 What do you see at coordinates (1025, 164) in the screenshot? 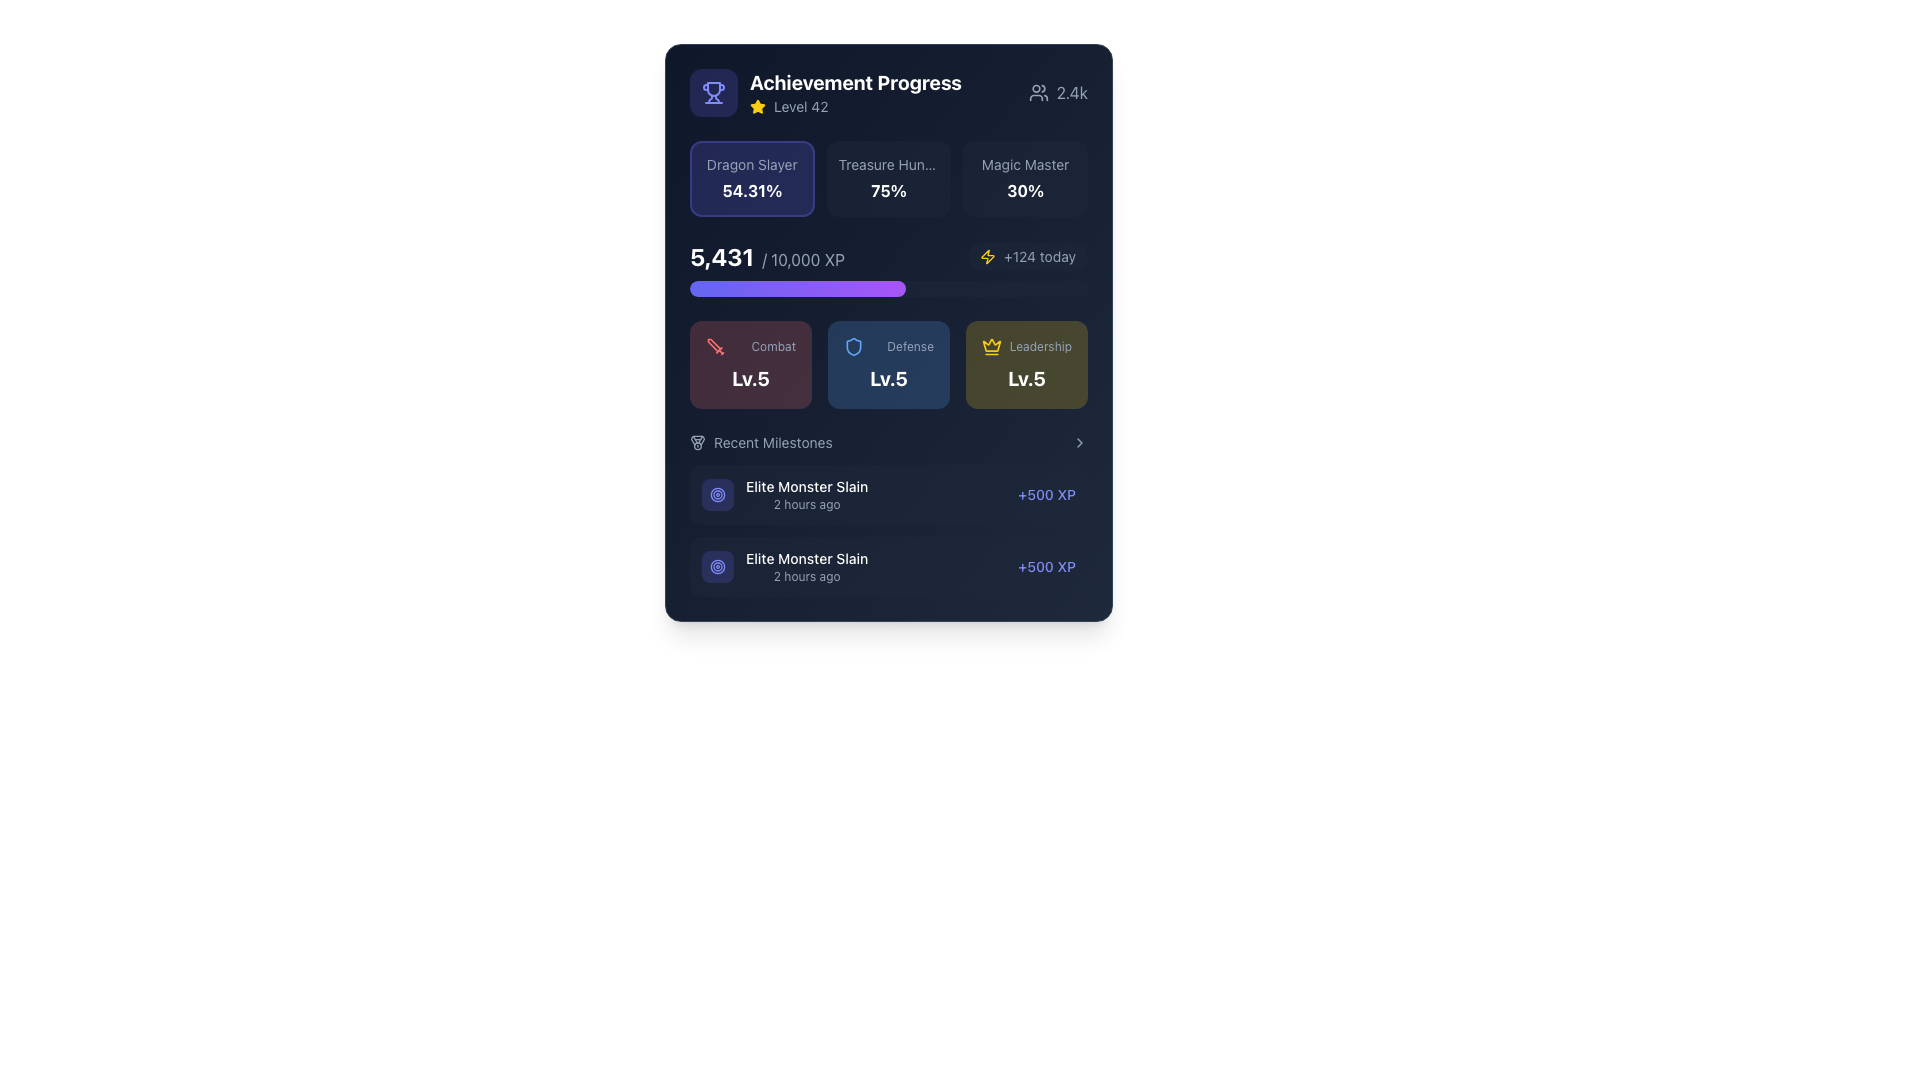
I see `the title label in the top-right corner of the 'Magic Master' card, which identifies the category represented by the card` at bounding box center [1025, 164].